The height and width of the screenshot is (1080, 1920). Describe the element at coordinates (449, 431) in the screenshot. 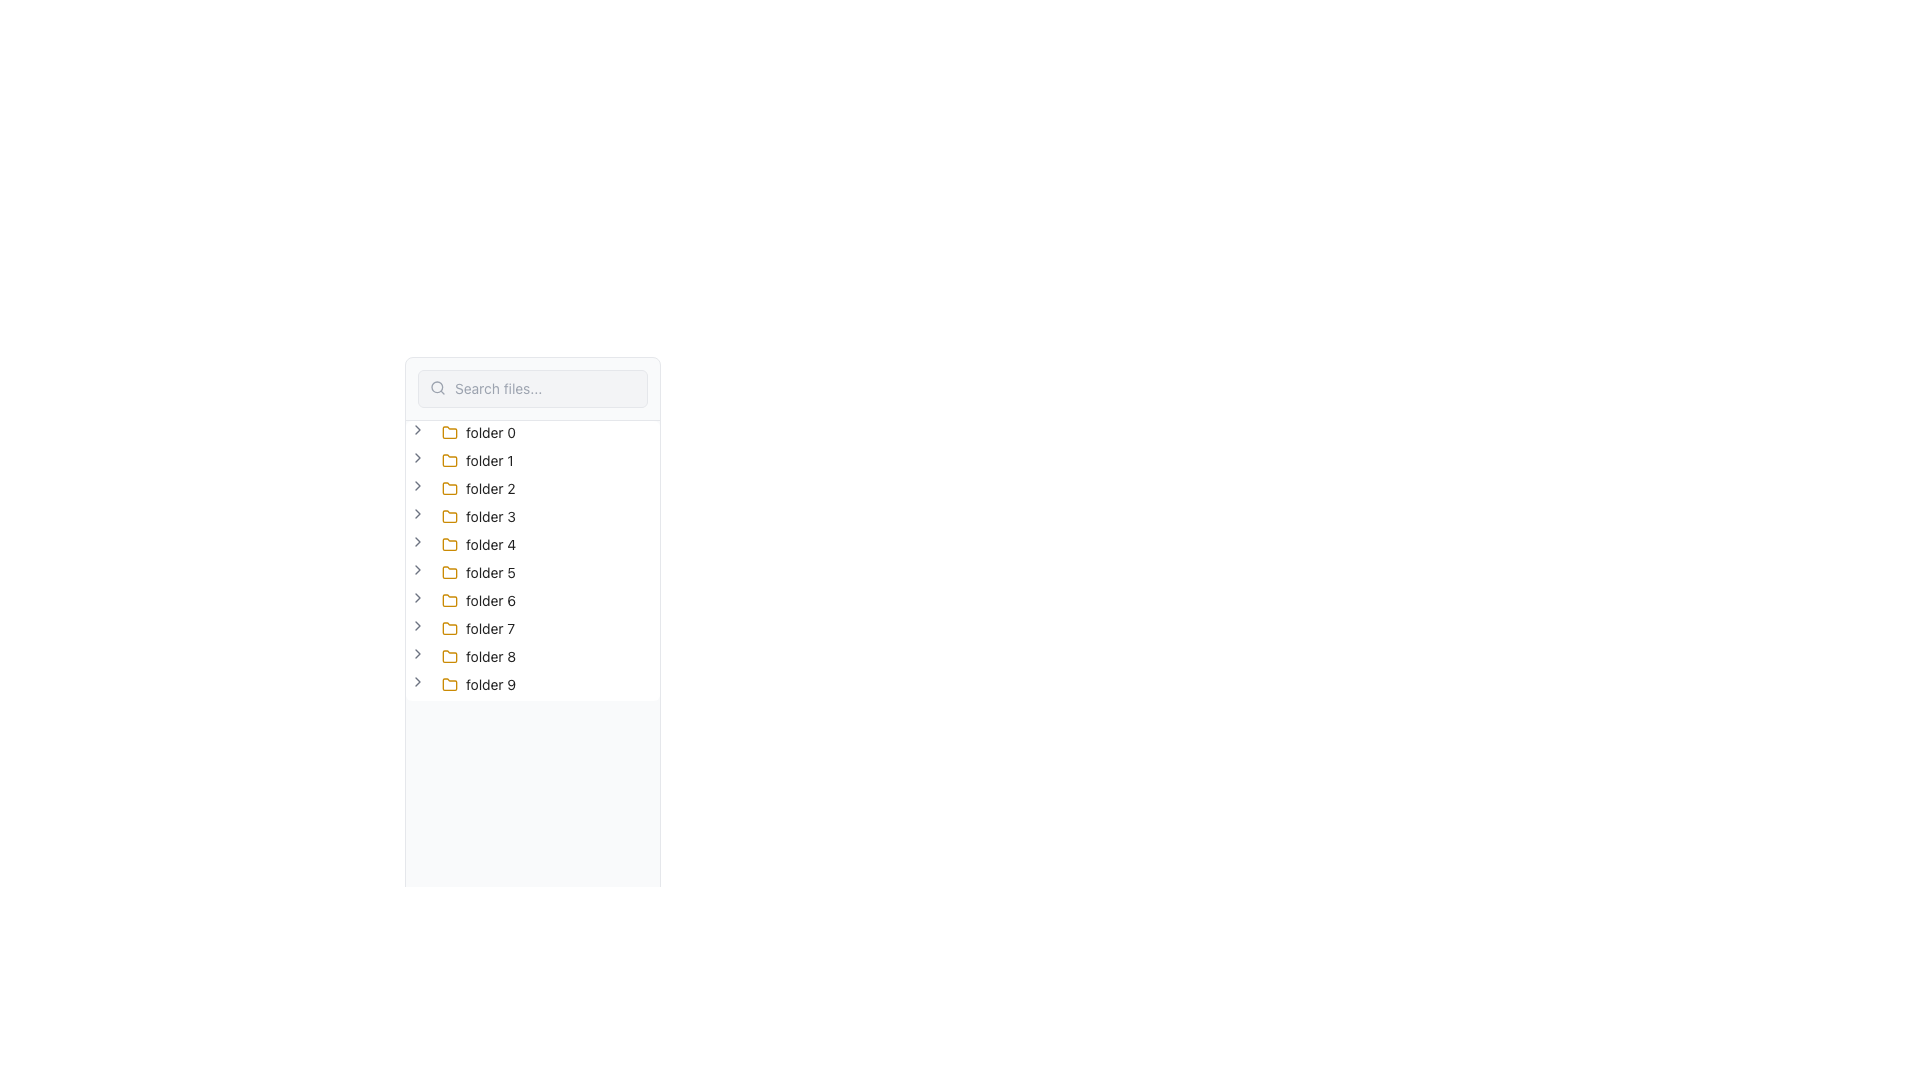

I see `the topmost folder icon` at that location.